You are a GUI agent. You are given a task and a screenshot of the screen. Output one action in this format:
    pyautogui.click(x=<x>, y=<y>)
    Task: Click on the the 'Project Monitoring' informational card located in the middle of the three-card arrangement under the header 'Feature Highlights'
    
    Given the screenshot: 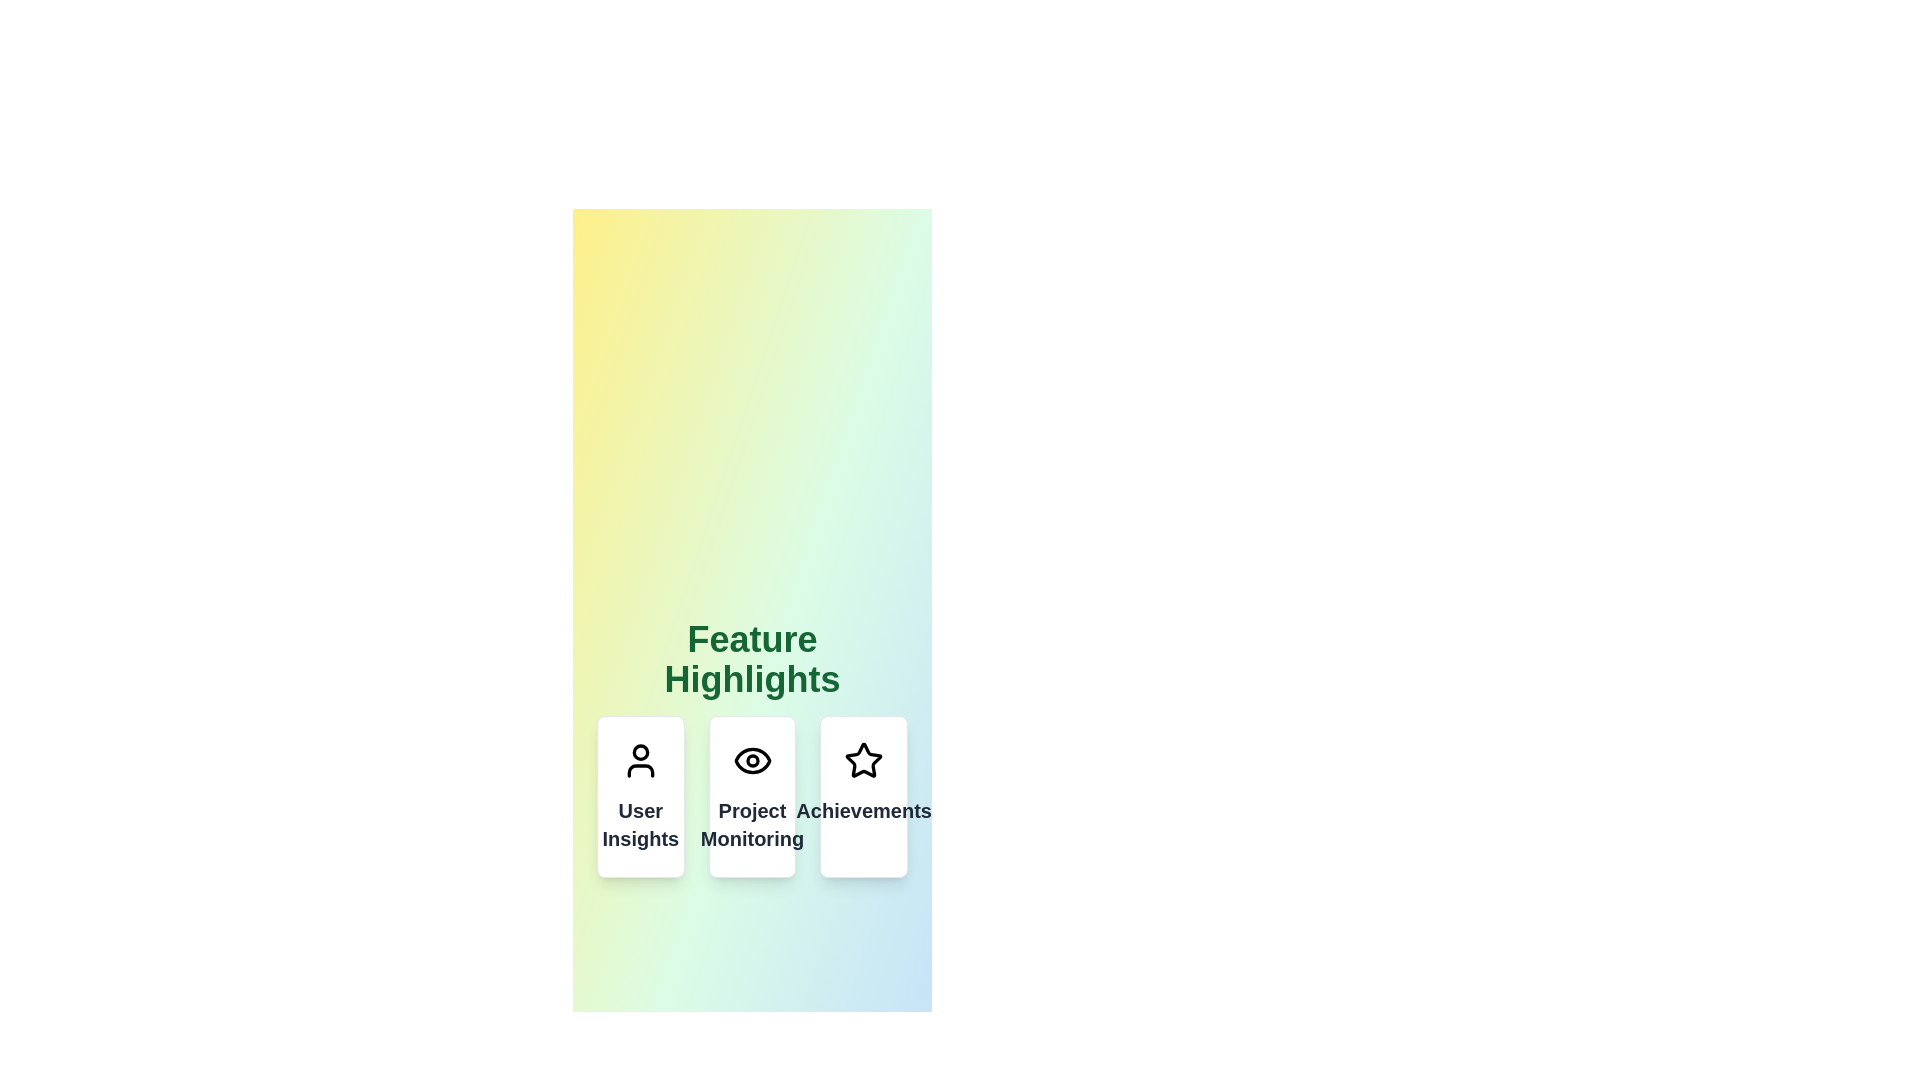 What is the action you would take?
    pyautogui.click(x=751, y=796)
    